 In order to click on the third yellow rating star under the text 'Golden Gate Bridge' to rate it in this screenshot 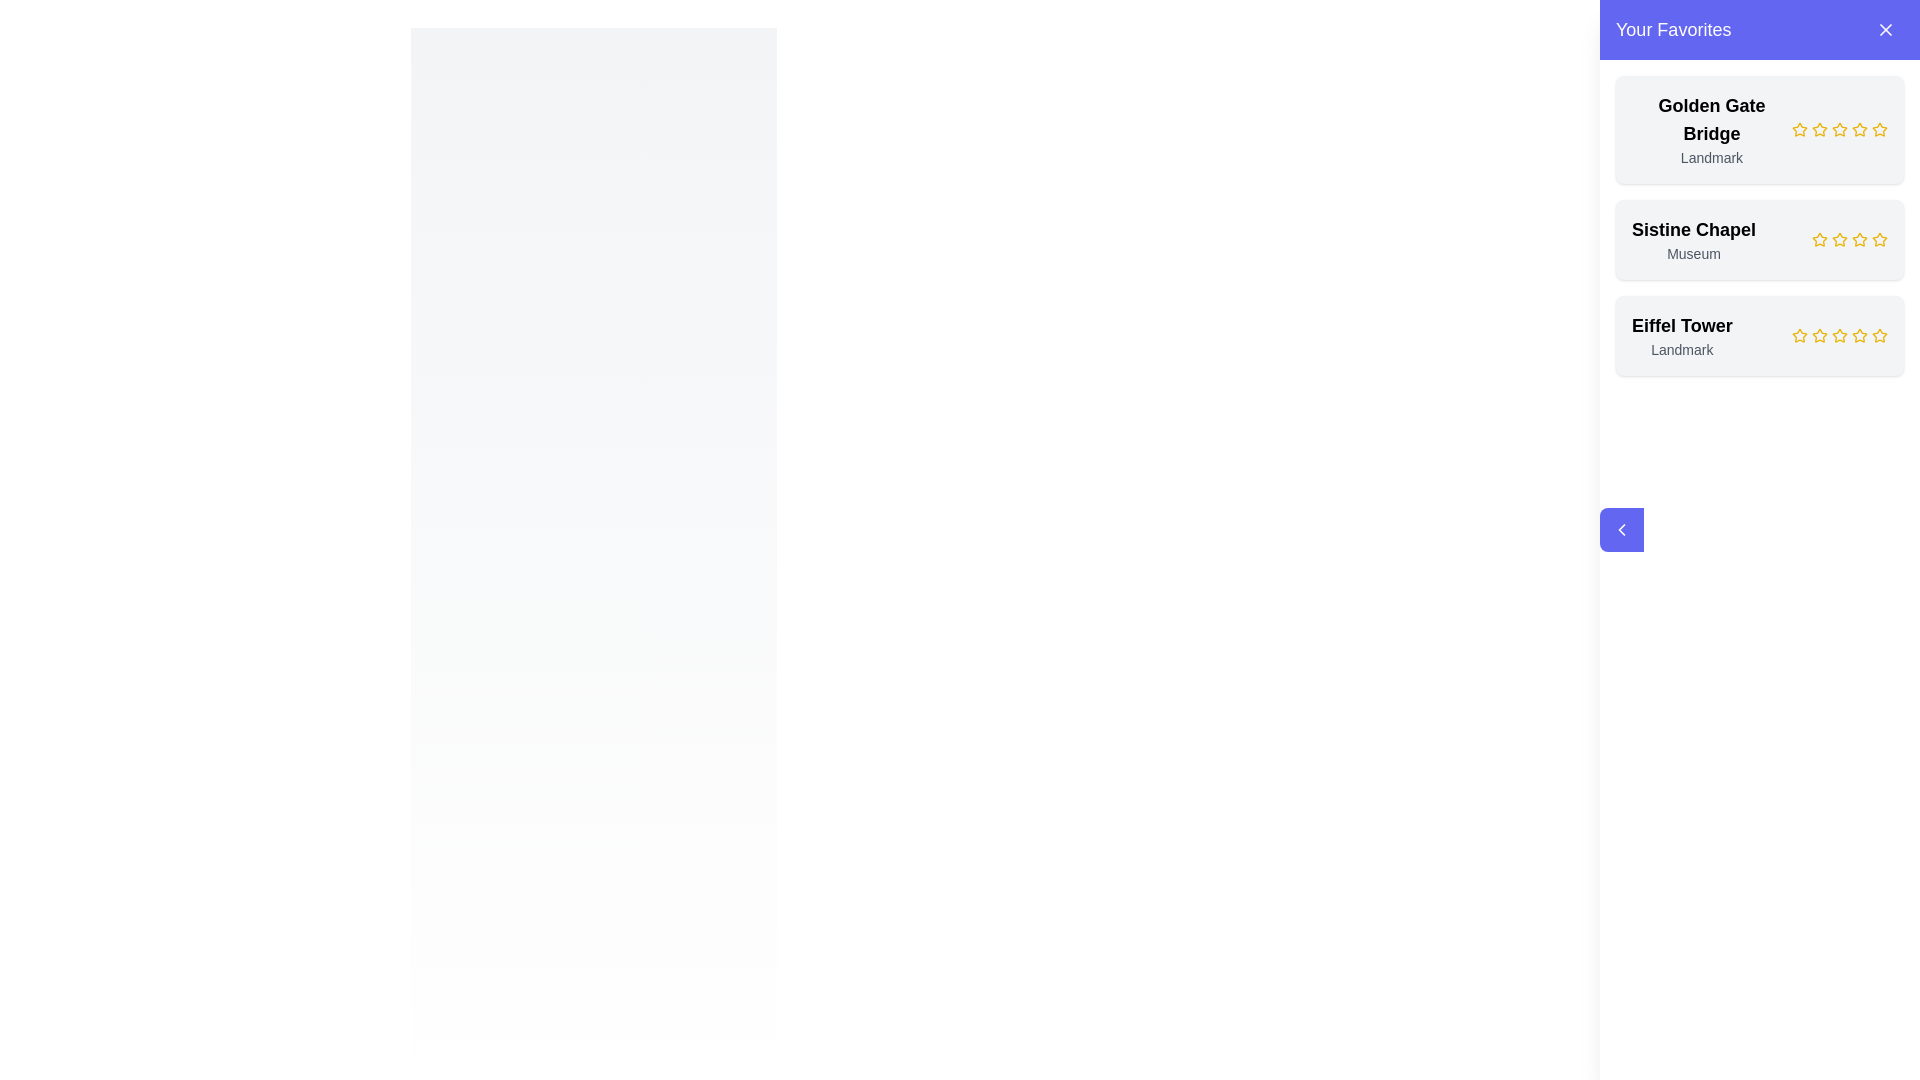, I will do `click(1839, 130)`.